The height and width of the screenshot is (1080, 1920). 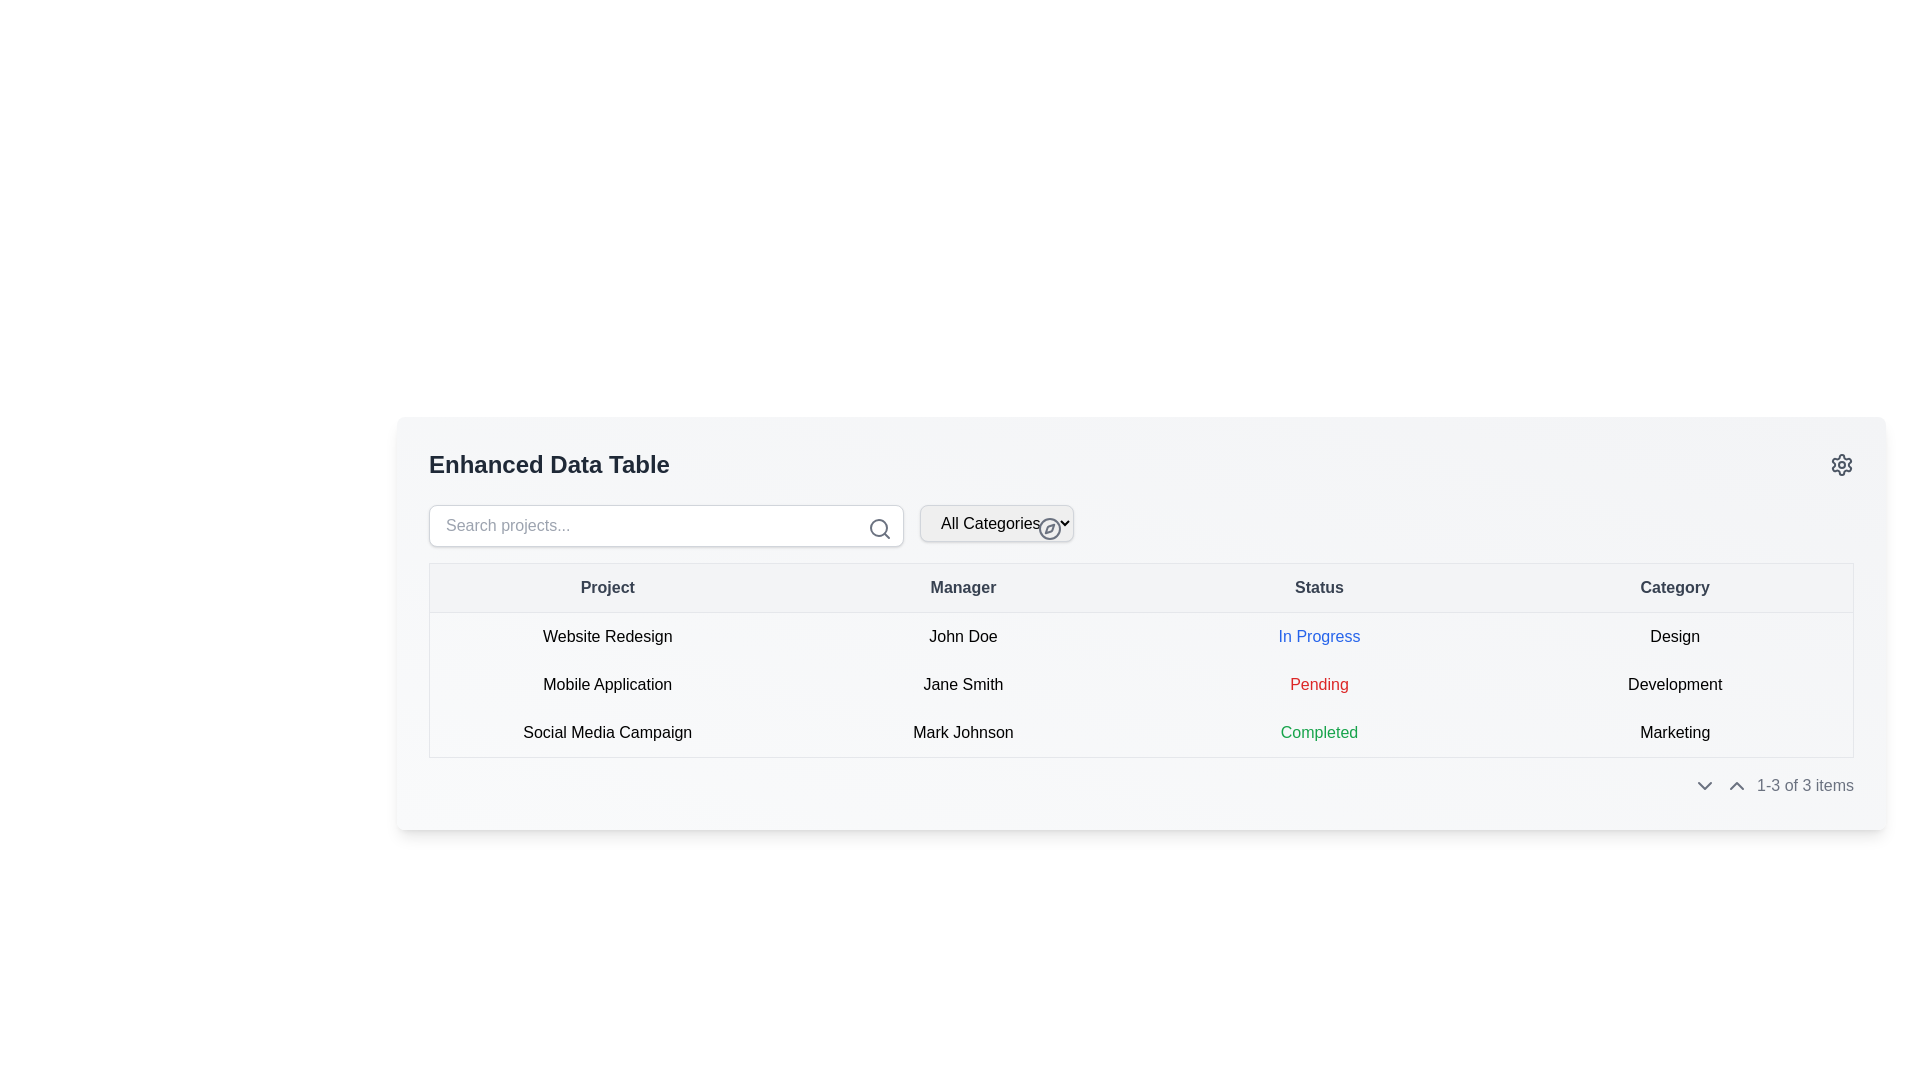 I want to click on the 'Manager' text label, which is the second column header in the data table, styled with a light gray background and medium gray text, so click(x=963, y=586).